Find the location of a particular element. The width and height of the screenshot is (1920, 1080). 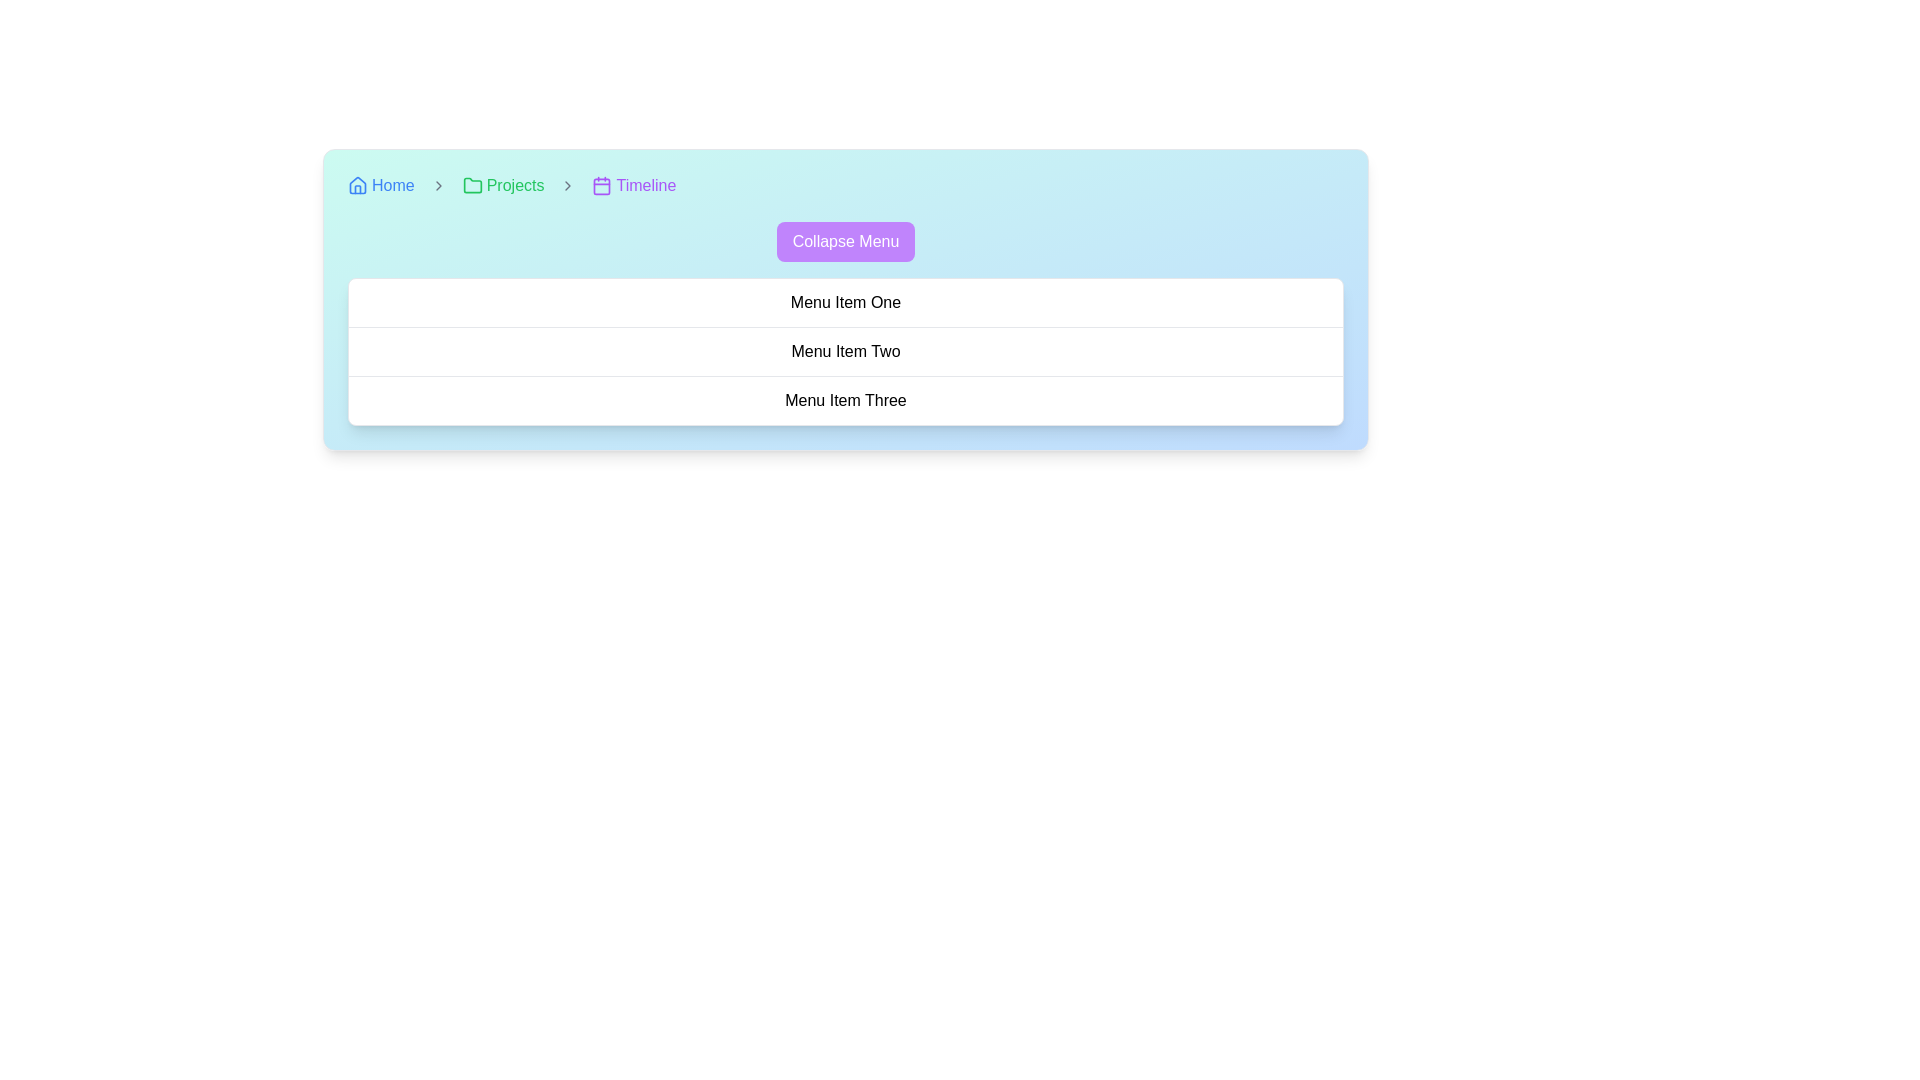

the small calendar icon with a purple outline located next to the 'Timeline' label on the navigation breadcrumb is located at coordinates (601, 185).